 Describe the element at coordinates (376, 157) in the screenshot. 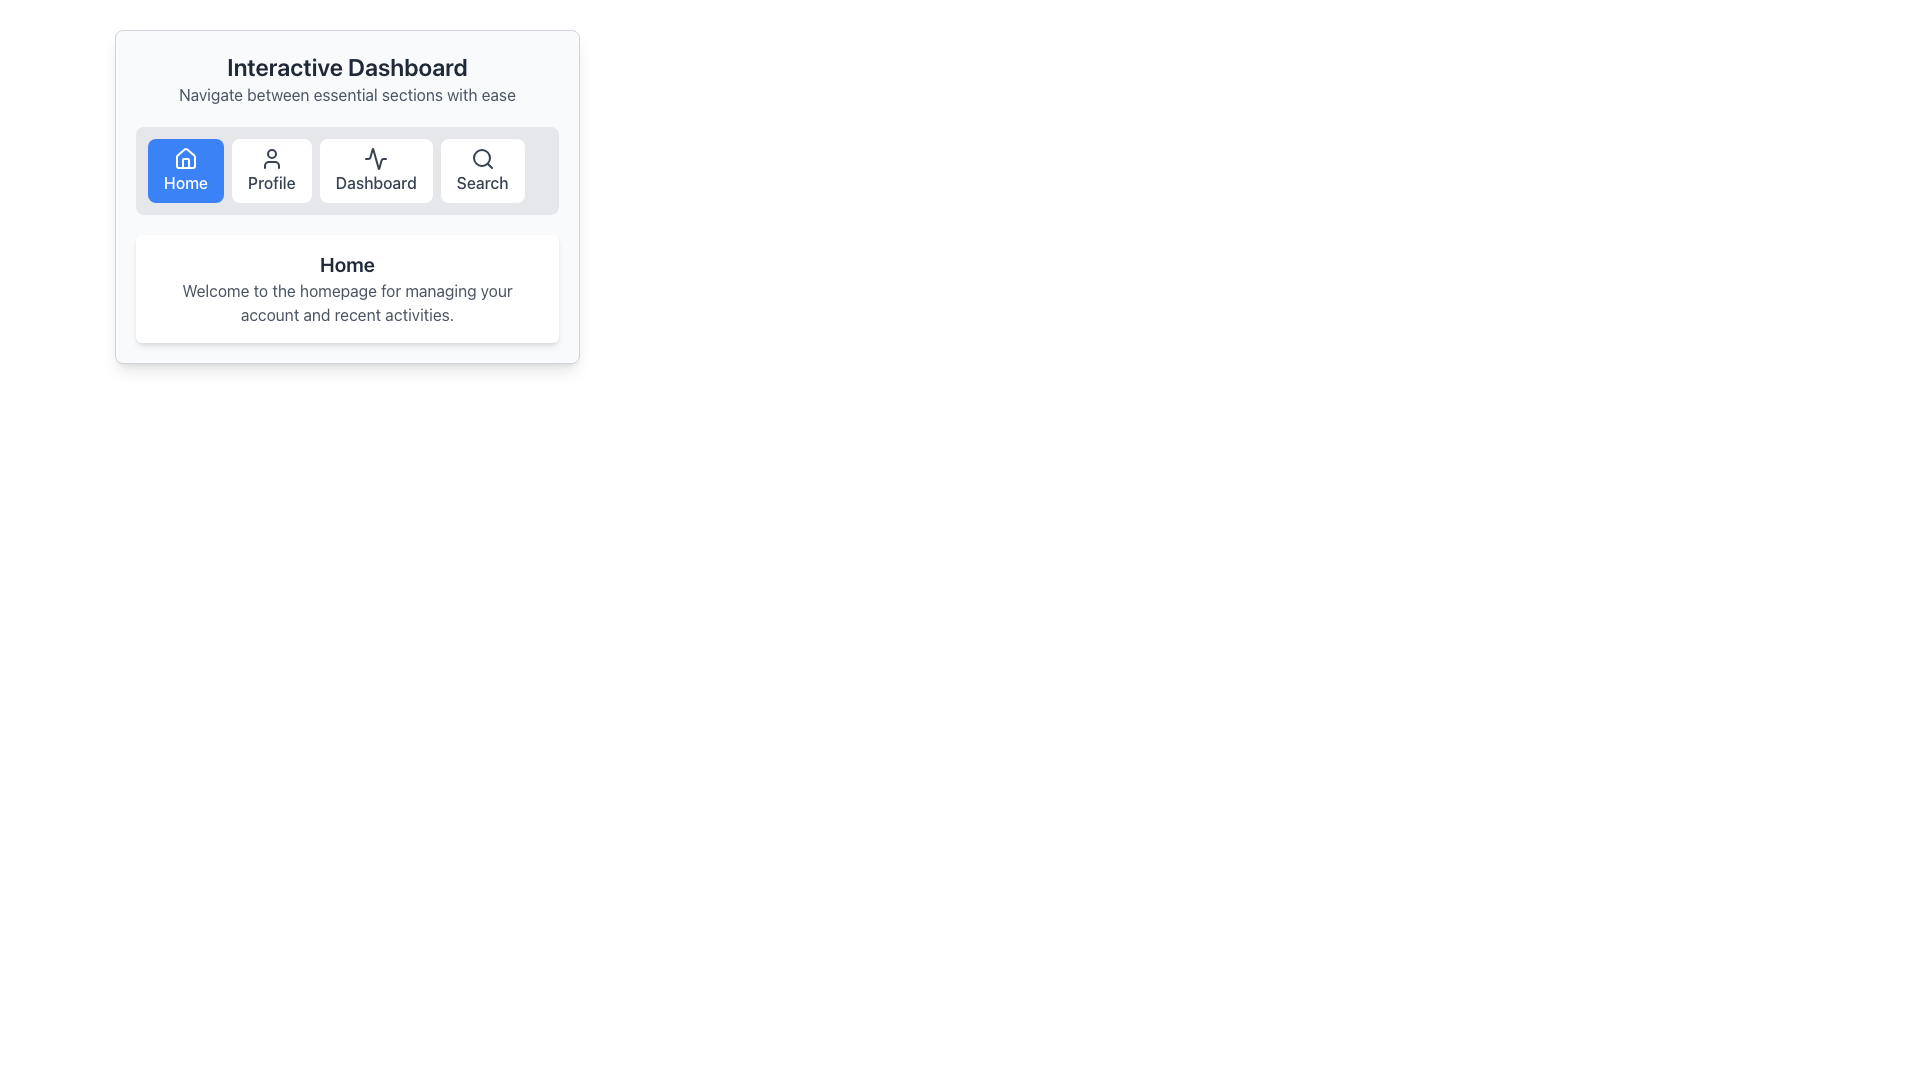

I see `the 'Dashboard' button which contains the SVG graphic icon for navigation to the dashboard interface` at that location.